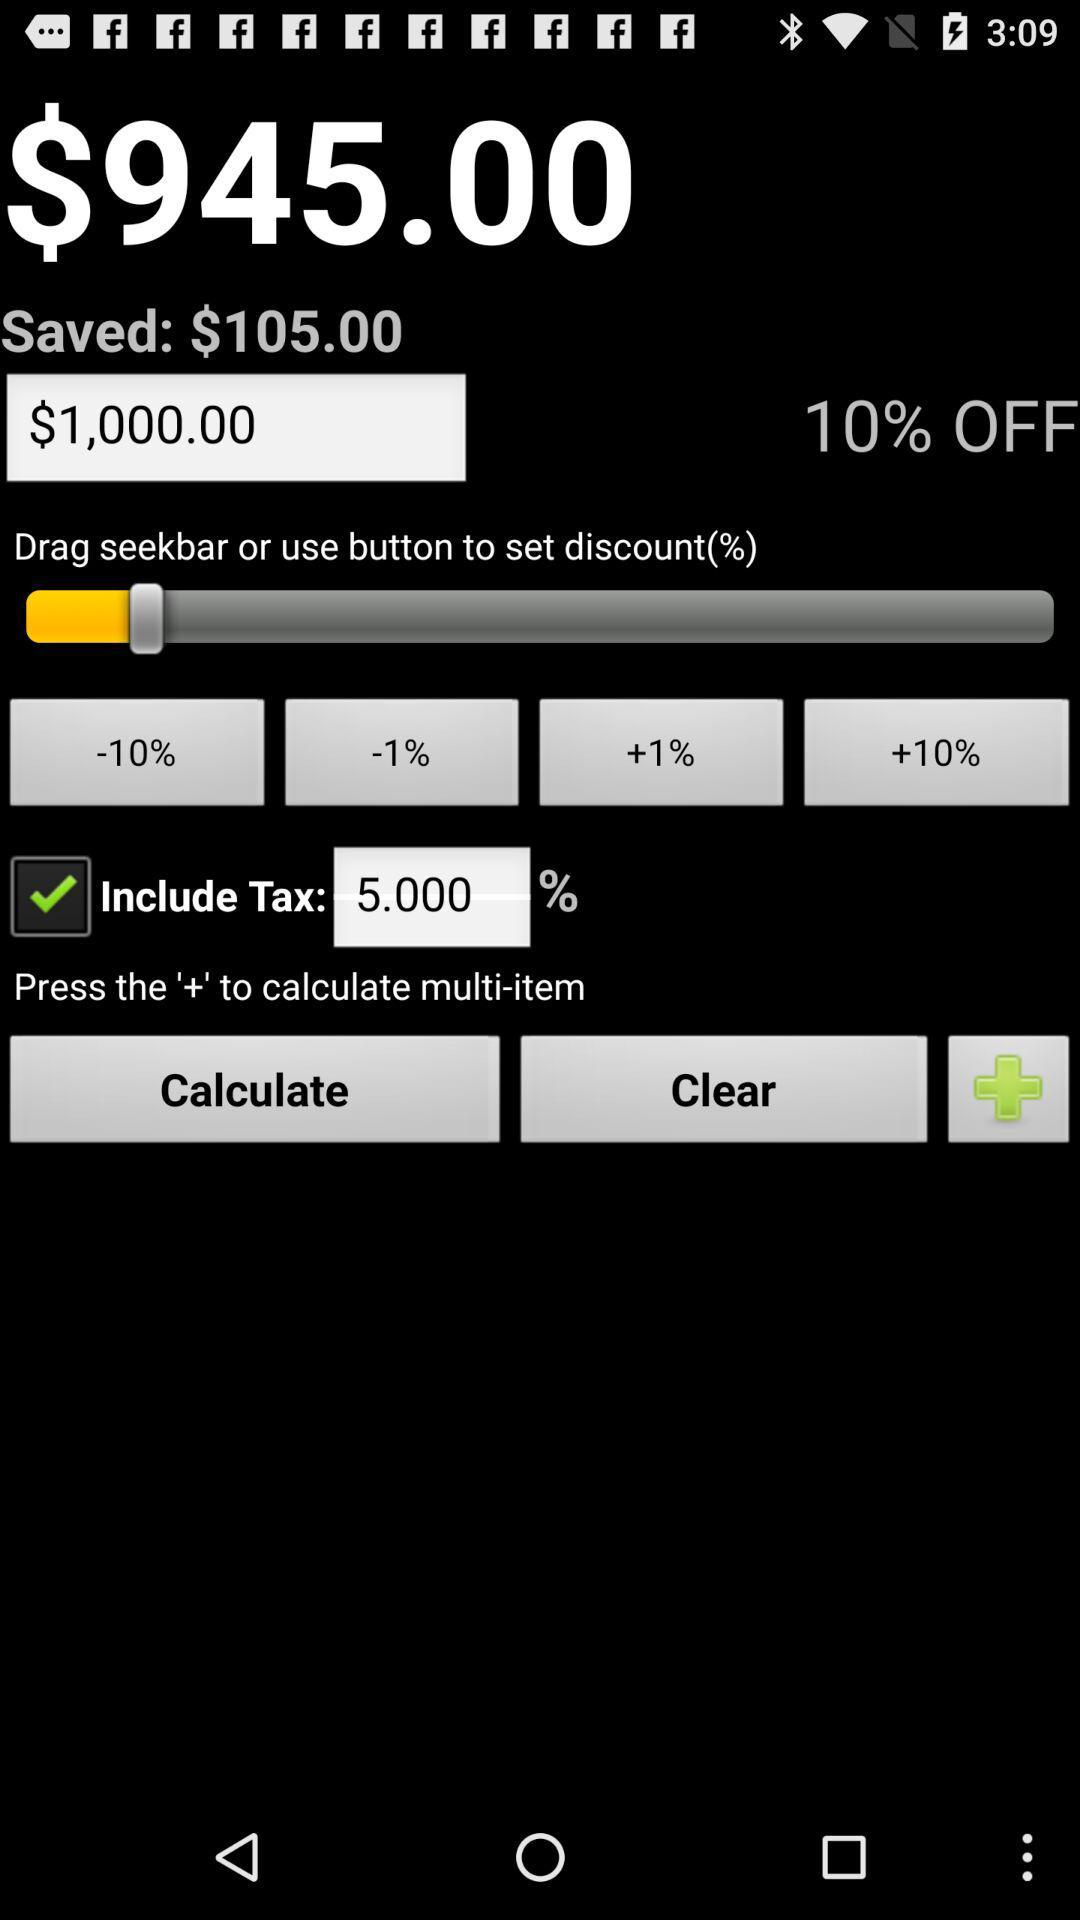 Image resolution: width=1080 pixels, height=1920 pixels. Describe the element at coordinates (162, 893) in the screenshot. I see `the button next to the 5.000 icon` at that location.